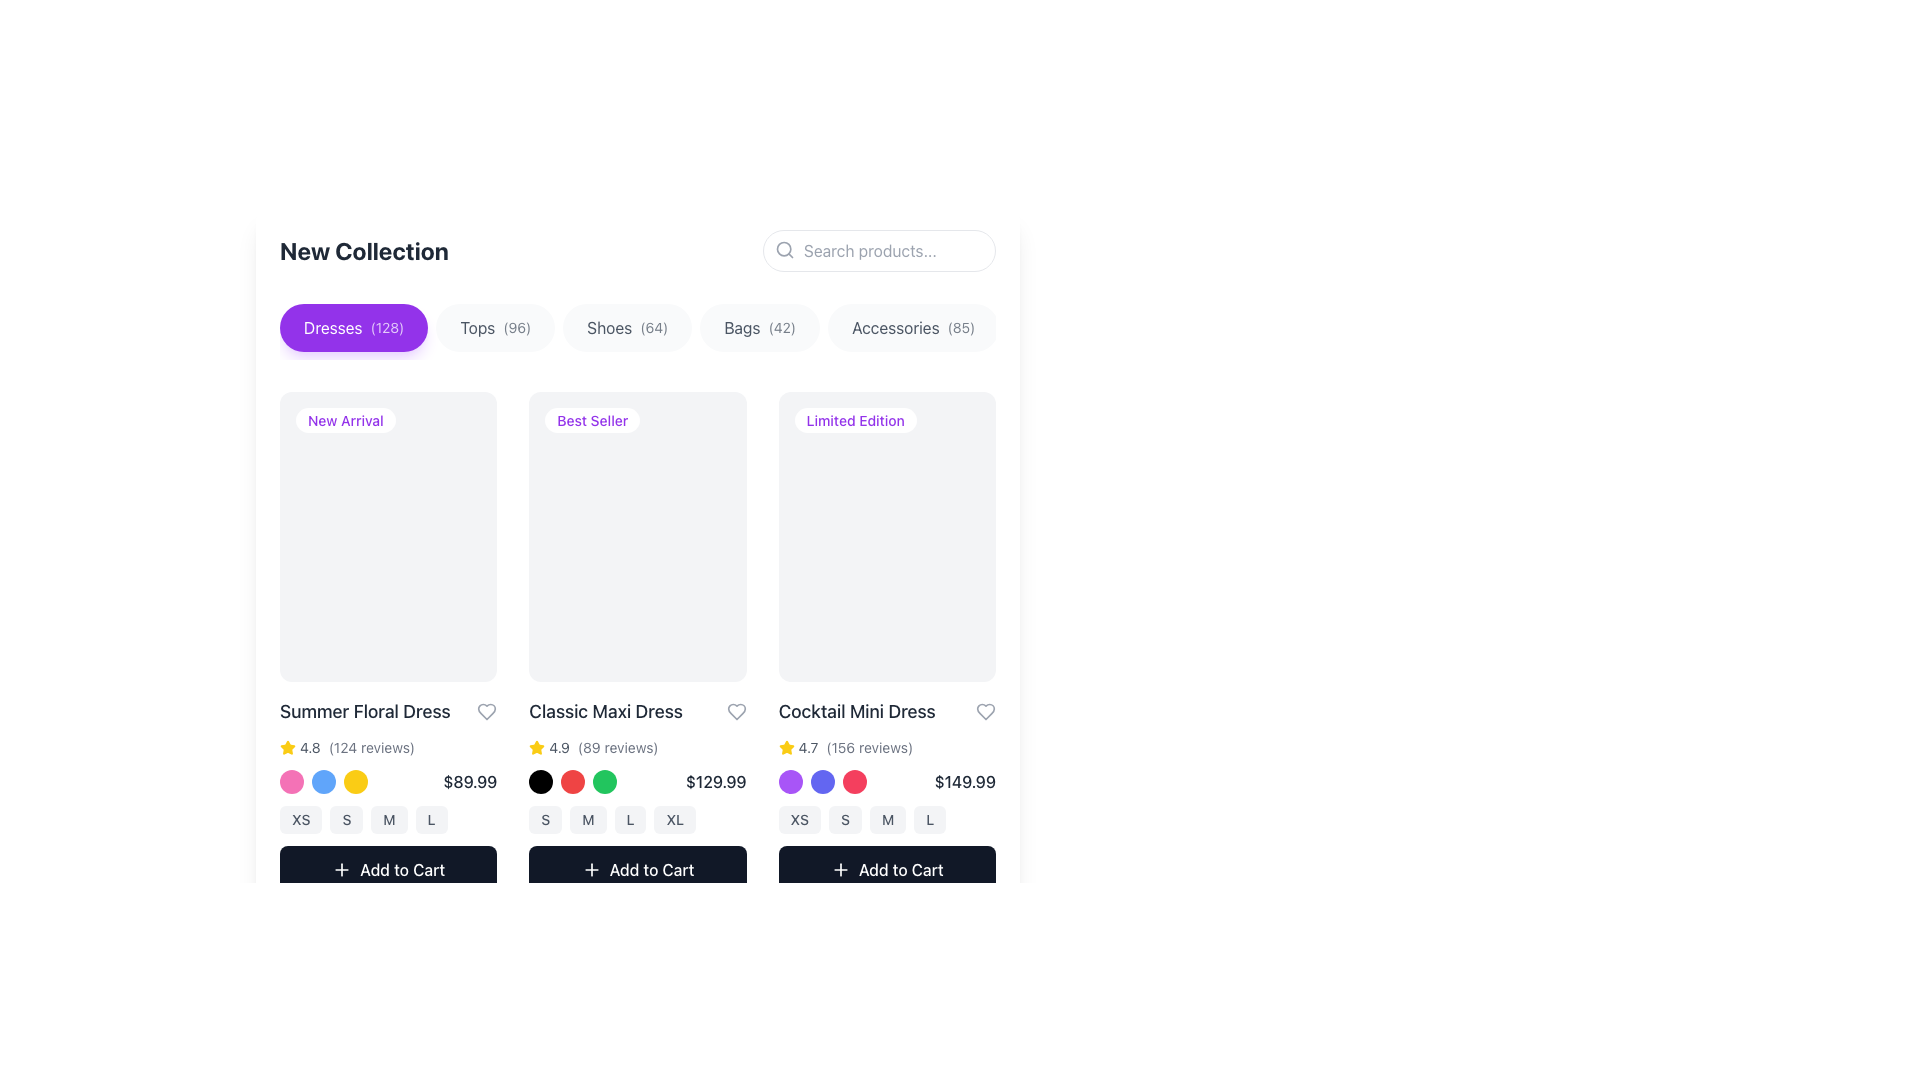 The height and width of the screenshot is (1080, 1920). I want to click on the 'XL' button, which is the last button in the size selection row for the 'Classic Maxi Dress', so click(675, 819).